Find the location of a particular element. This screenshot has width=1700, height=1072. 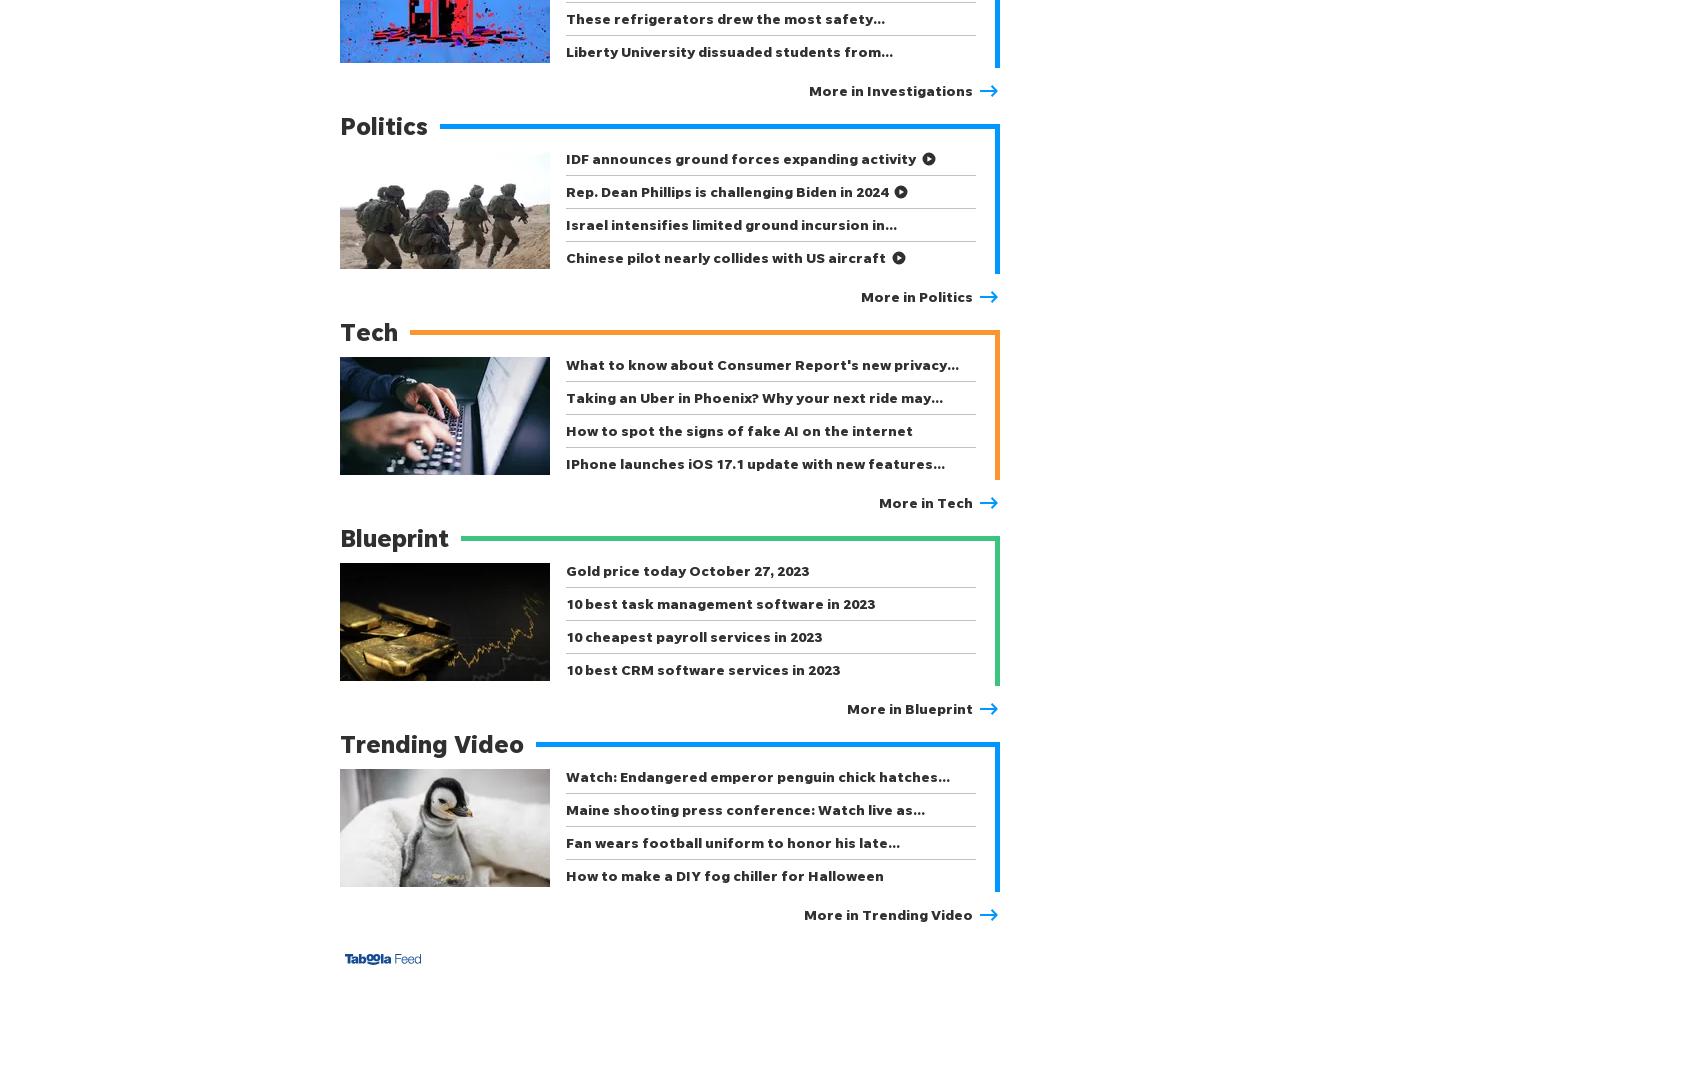

'Watch: Endangered emperor penguin chick hatches…' is located at coordinates (757, 776).